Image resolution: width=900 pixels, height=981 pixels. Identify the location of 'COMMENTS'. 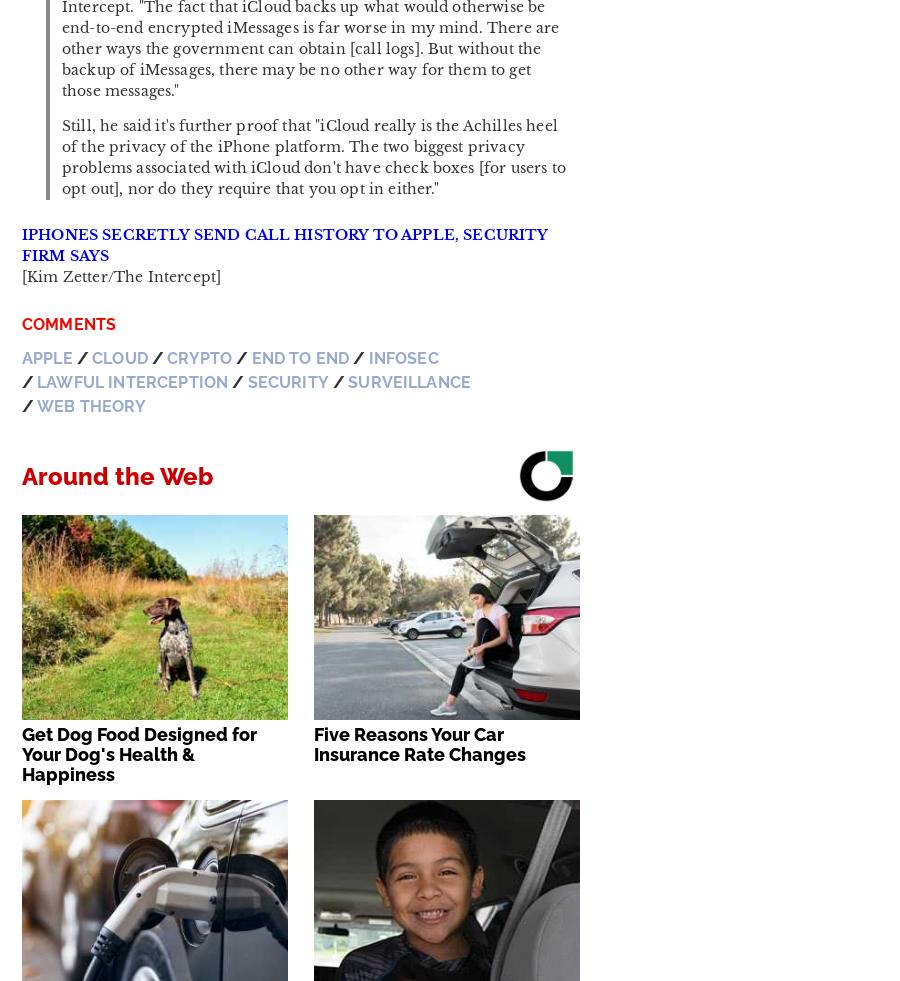
(68, 323).